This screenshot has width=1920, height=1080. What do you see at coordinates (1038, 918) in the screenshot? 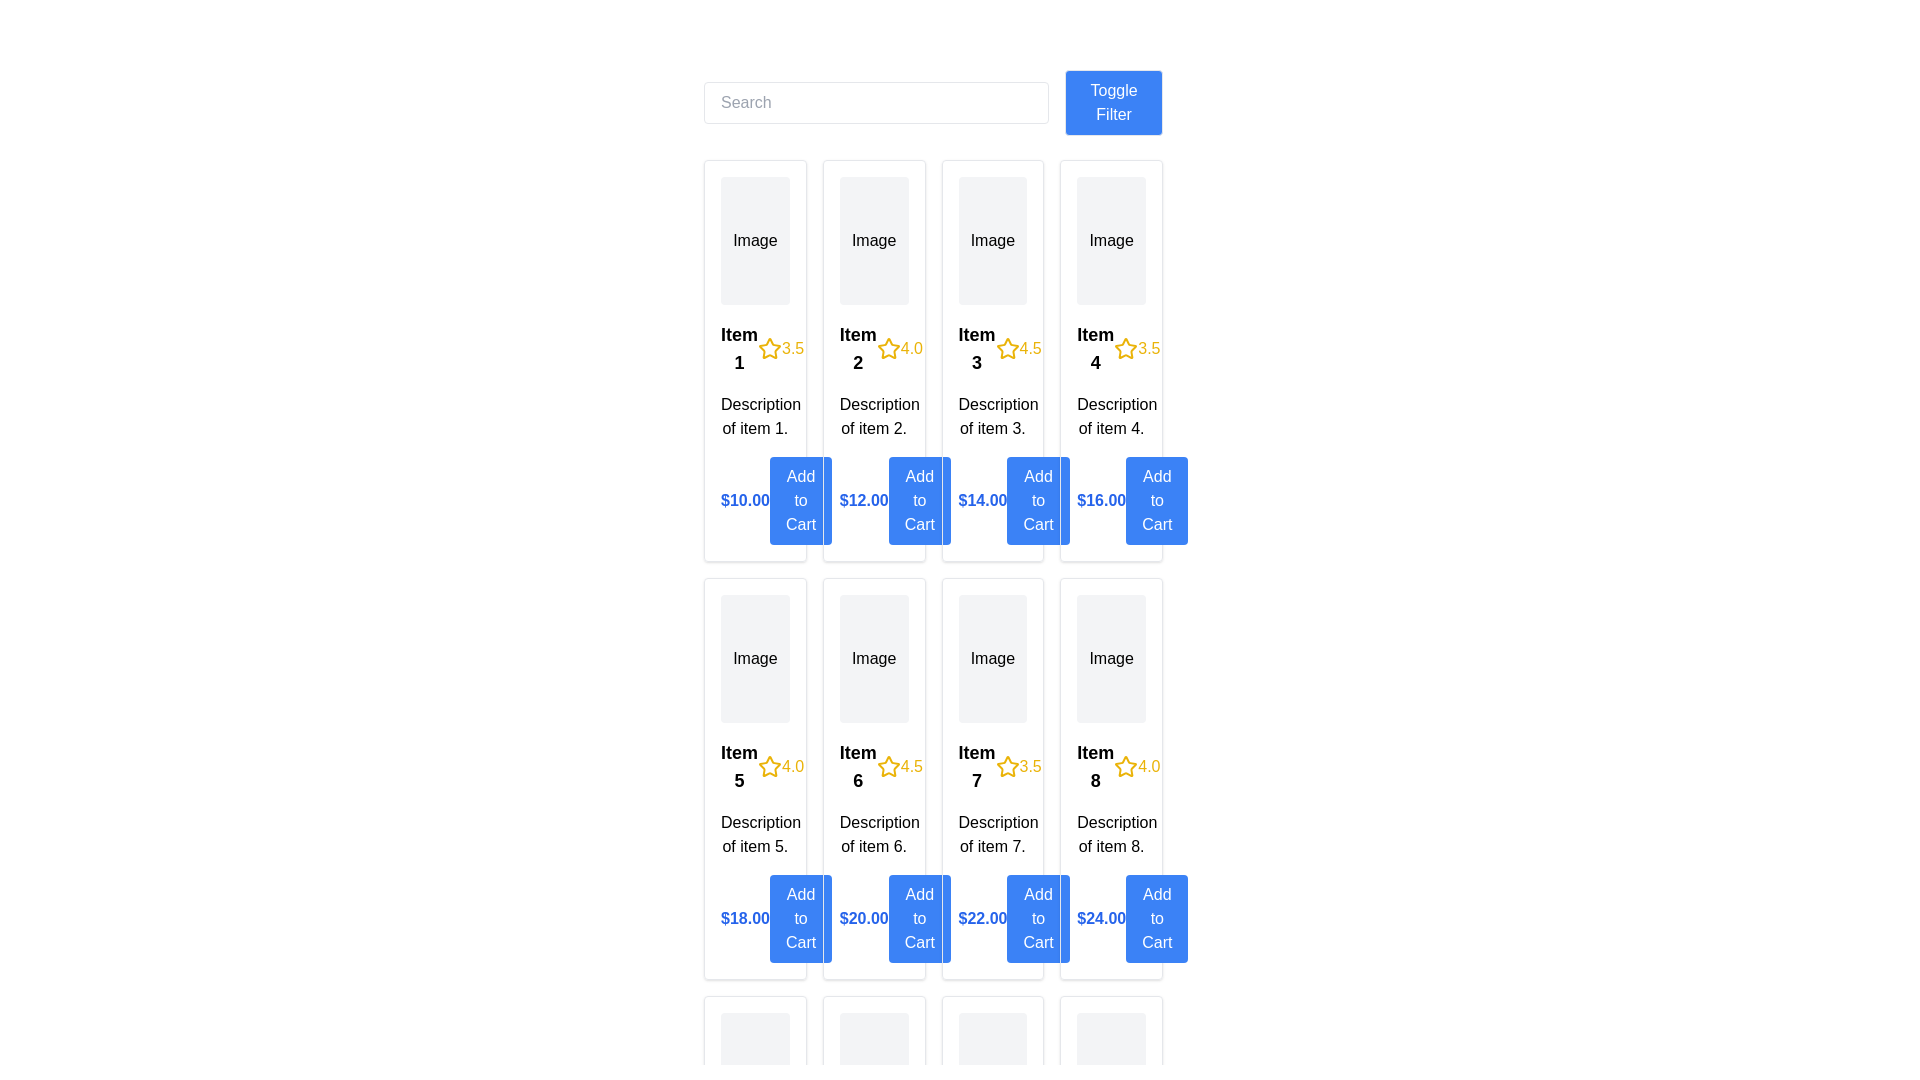
I see `the button for 'Item 7' located below the price '$22.00' in the third column of the second row` at bounding box center [1038, 918].